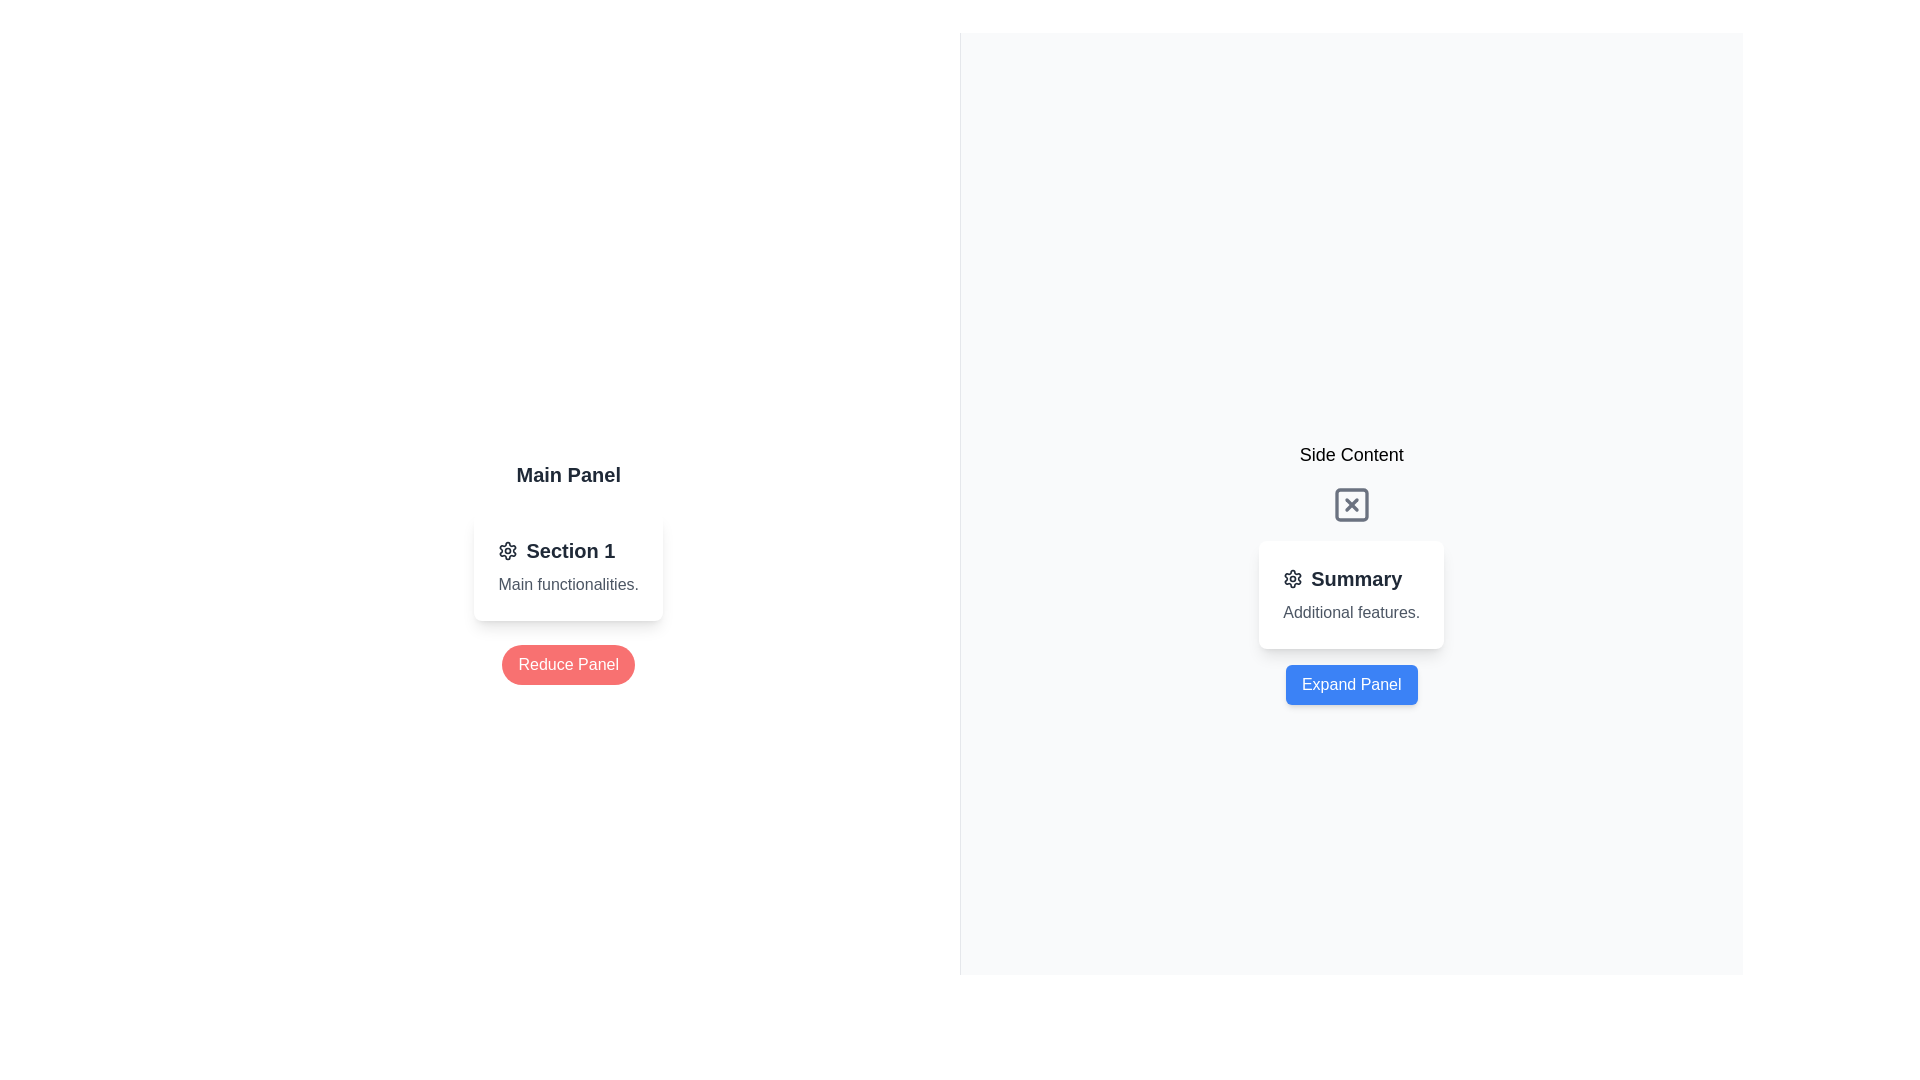 The height and width of the screenshot is (1080, 1920). I want to click on the static text that provides additional context to the title 'Section 1' located at the bottom of the card labeled 'Section 1', so click(567, 585).